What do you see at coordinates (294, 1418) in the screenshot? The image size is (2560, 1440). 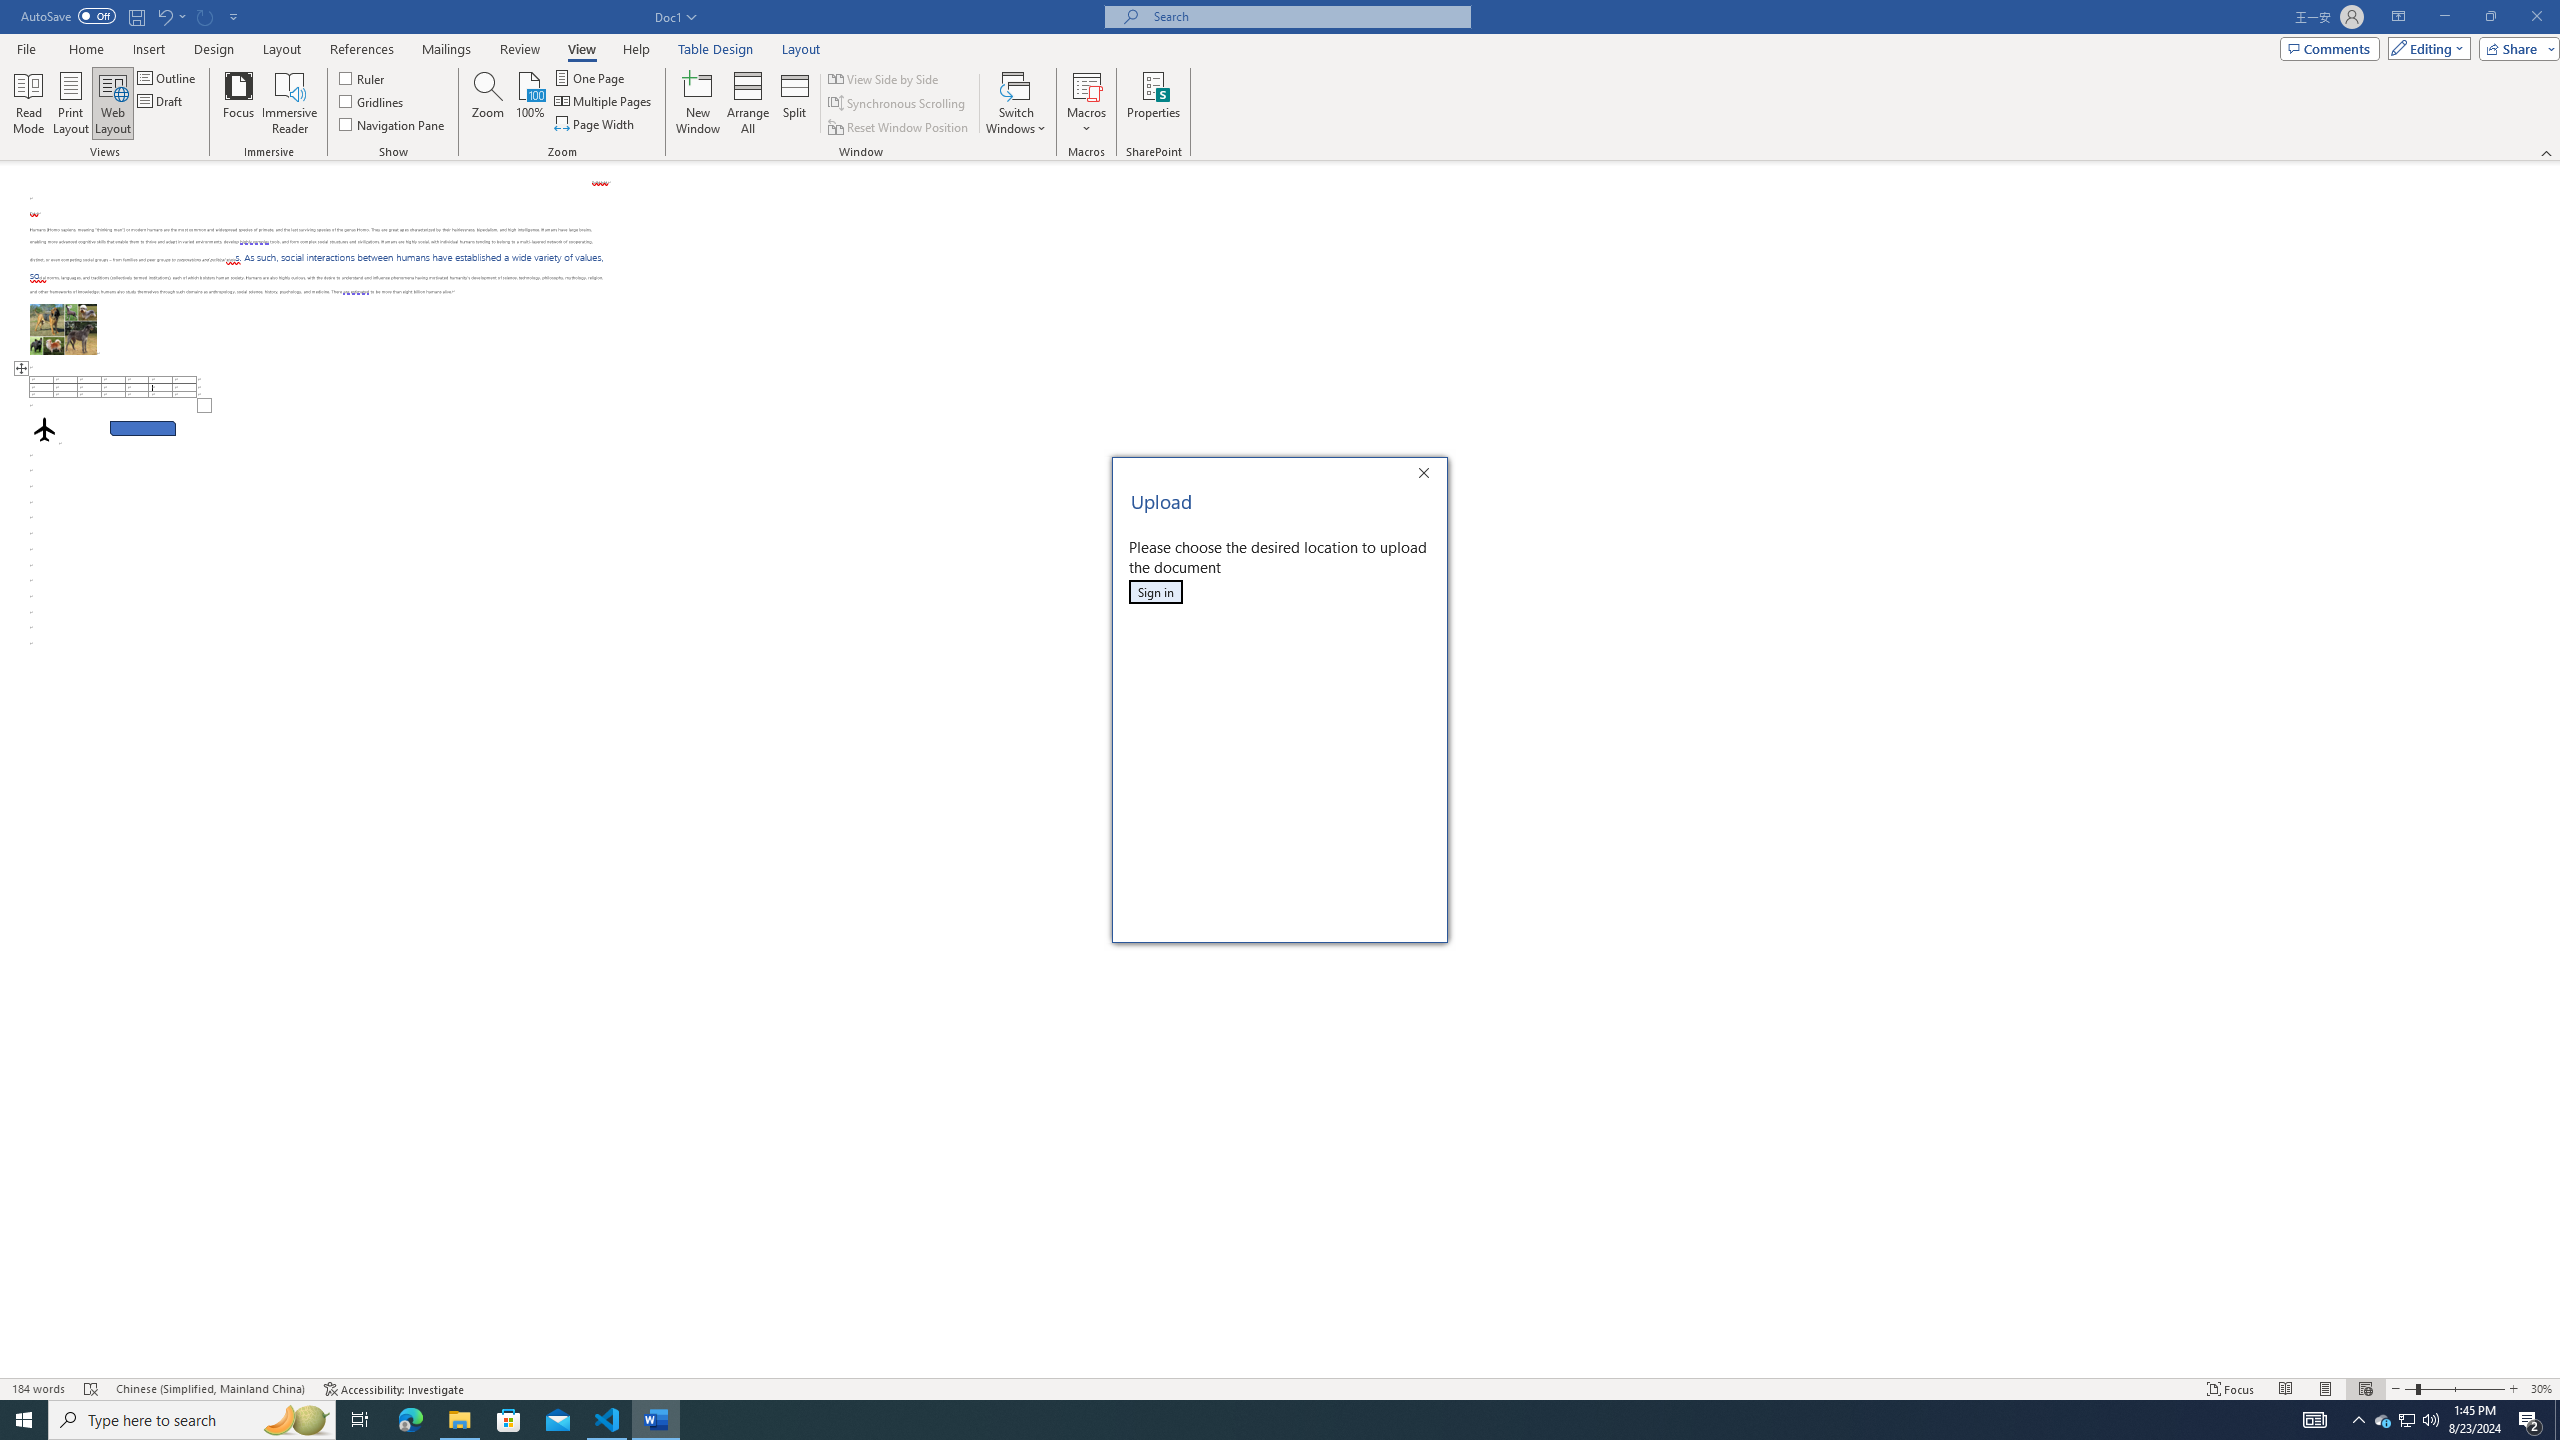 I see `'Search highlights icon opens search home window'` at bounding box center [294, 1418].